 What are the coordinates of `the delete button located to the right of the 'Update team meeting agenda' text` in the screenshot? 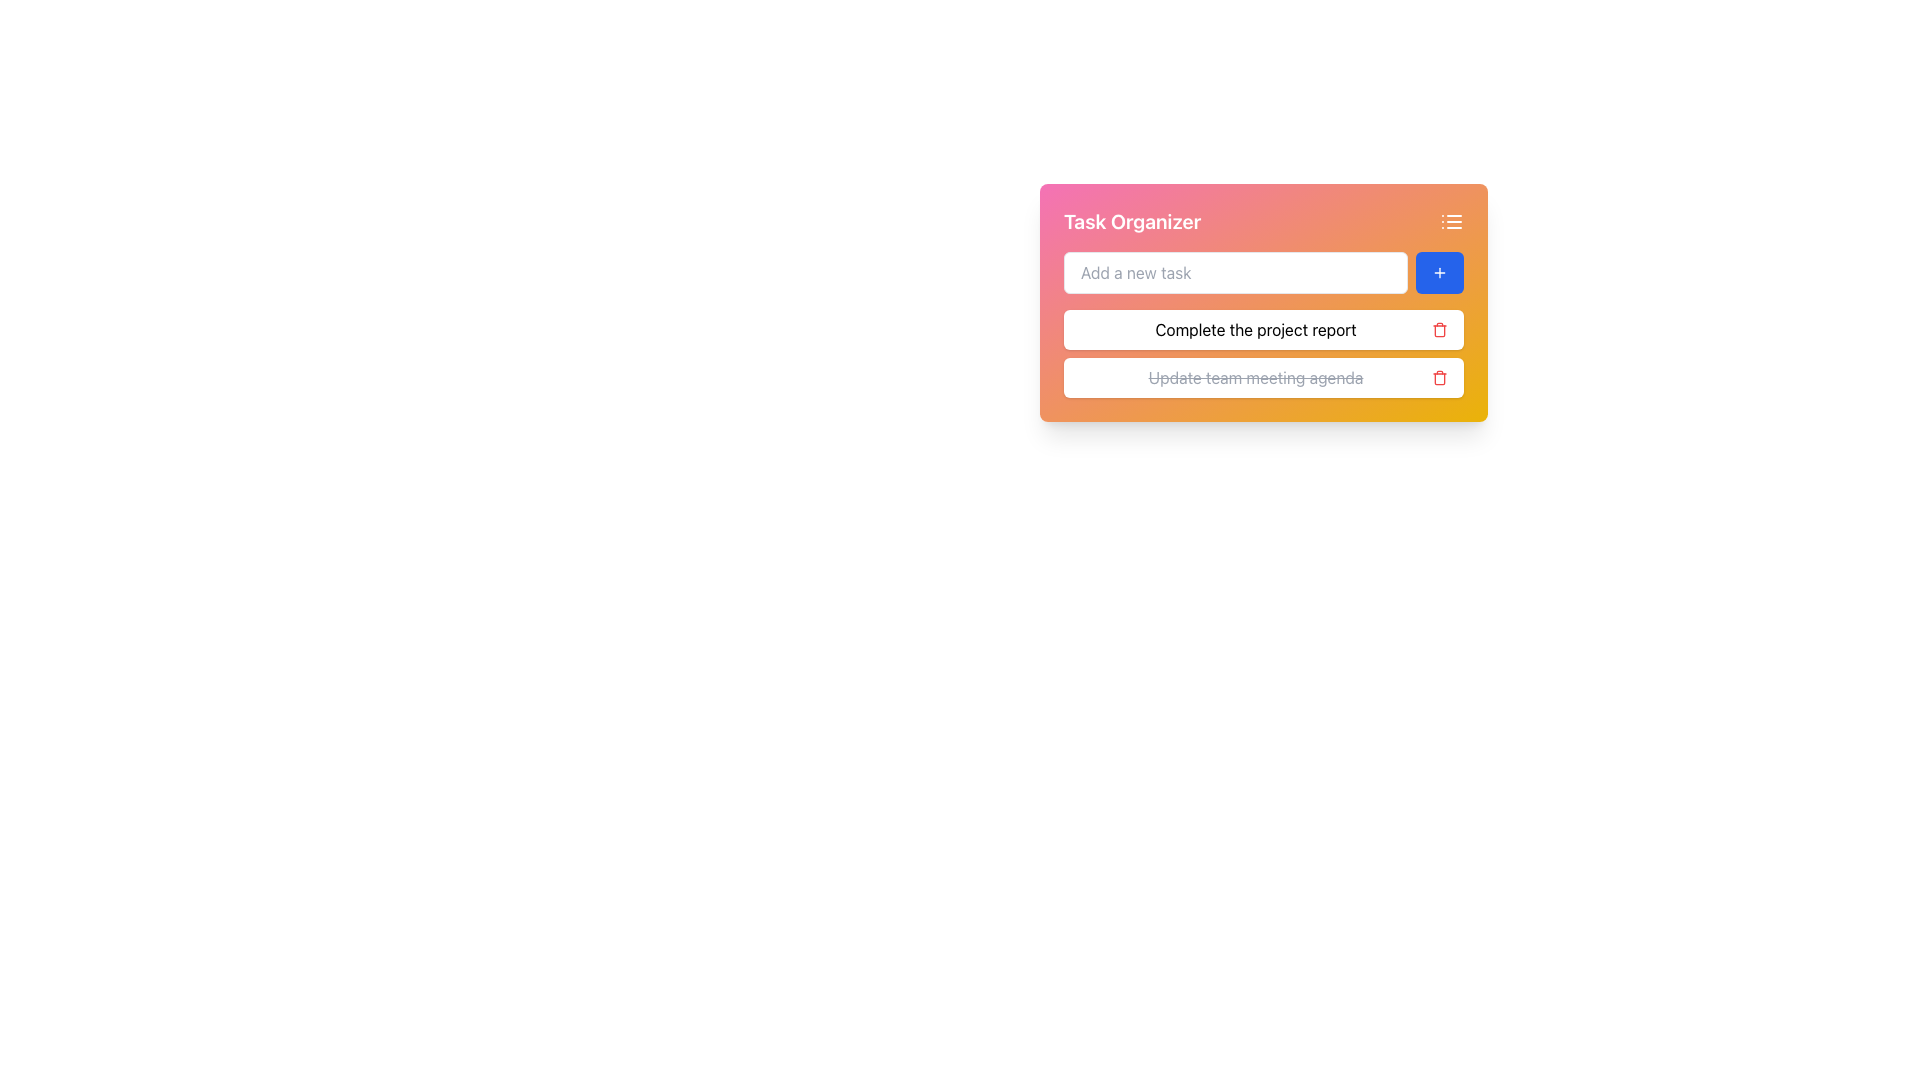 It's located at (1440, 378).